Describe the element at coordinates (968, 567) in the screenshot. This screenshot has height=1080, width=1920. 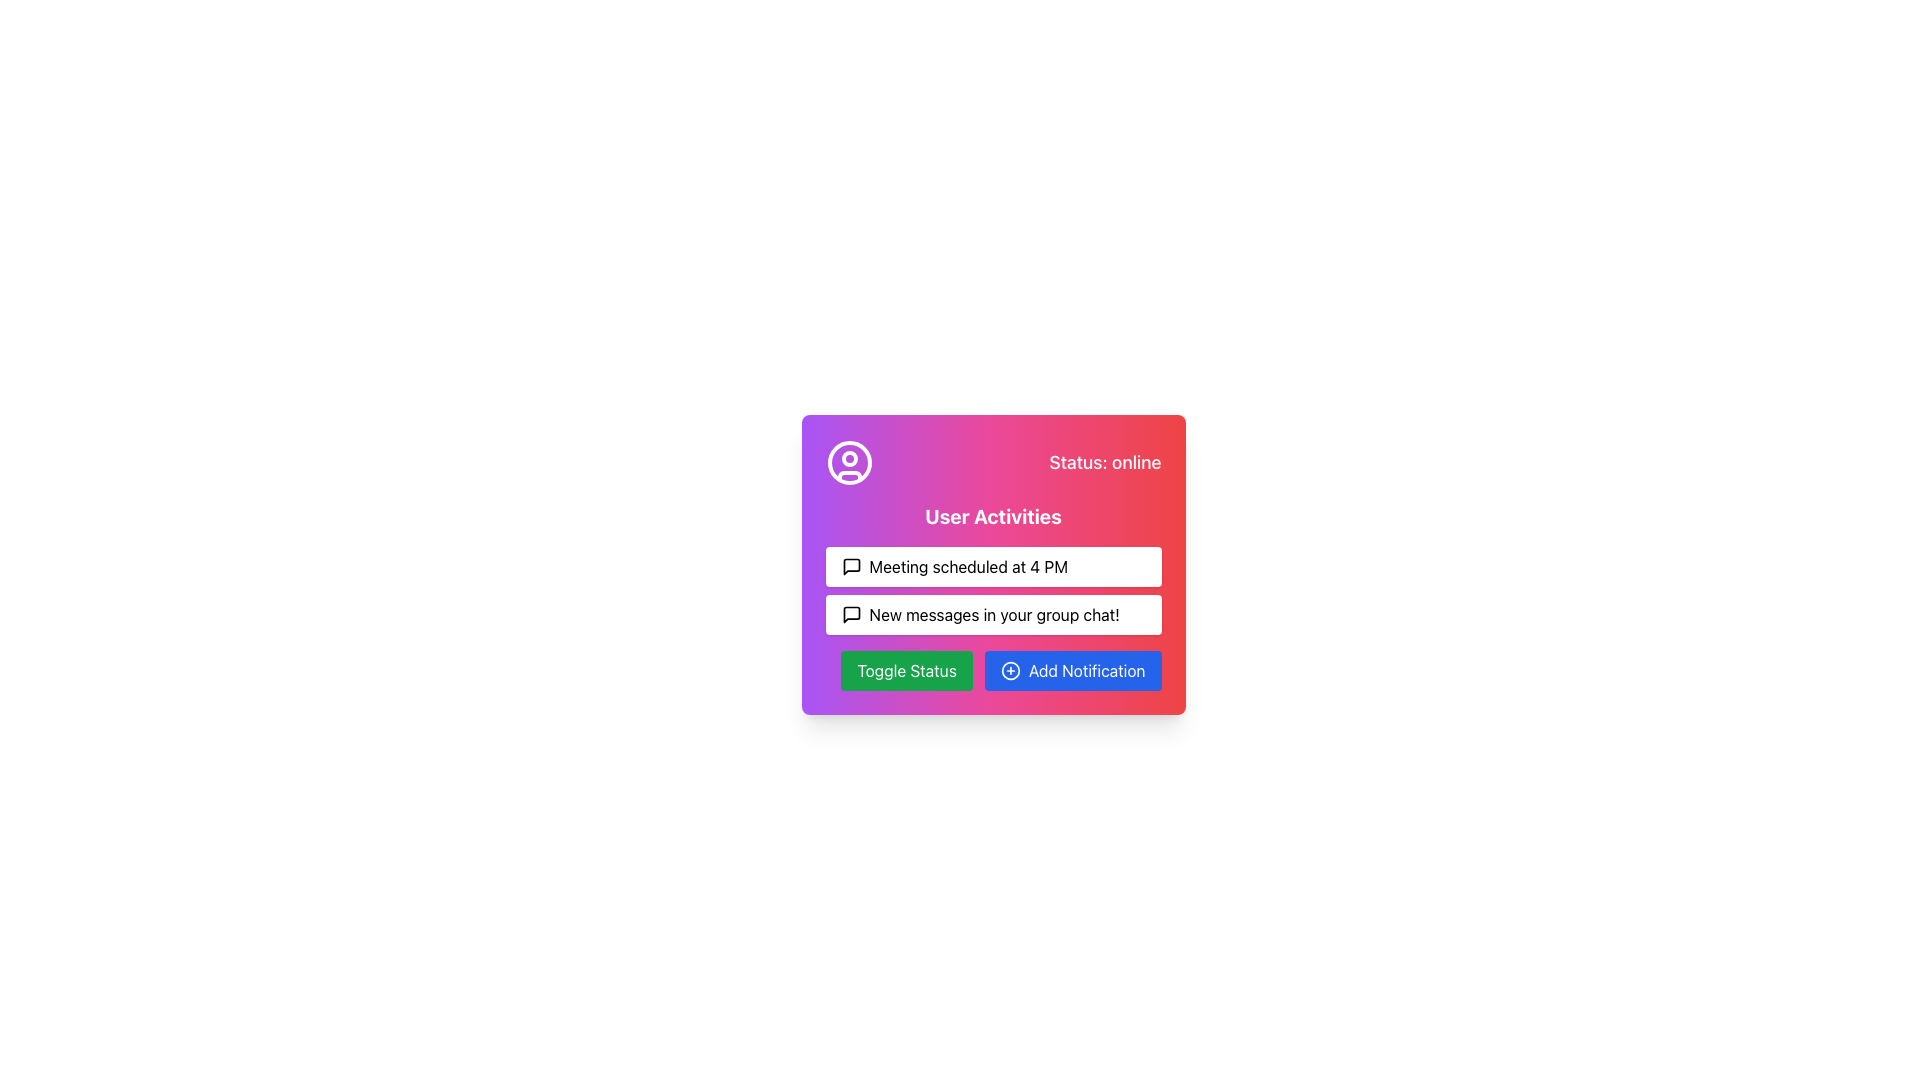
I see `the text label that reads 'Meeting scheduled at 4 PM', which is styled in black text on a white rectangular background and positioned adjacent to a speech bubble icon` at that location.